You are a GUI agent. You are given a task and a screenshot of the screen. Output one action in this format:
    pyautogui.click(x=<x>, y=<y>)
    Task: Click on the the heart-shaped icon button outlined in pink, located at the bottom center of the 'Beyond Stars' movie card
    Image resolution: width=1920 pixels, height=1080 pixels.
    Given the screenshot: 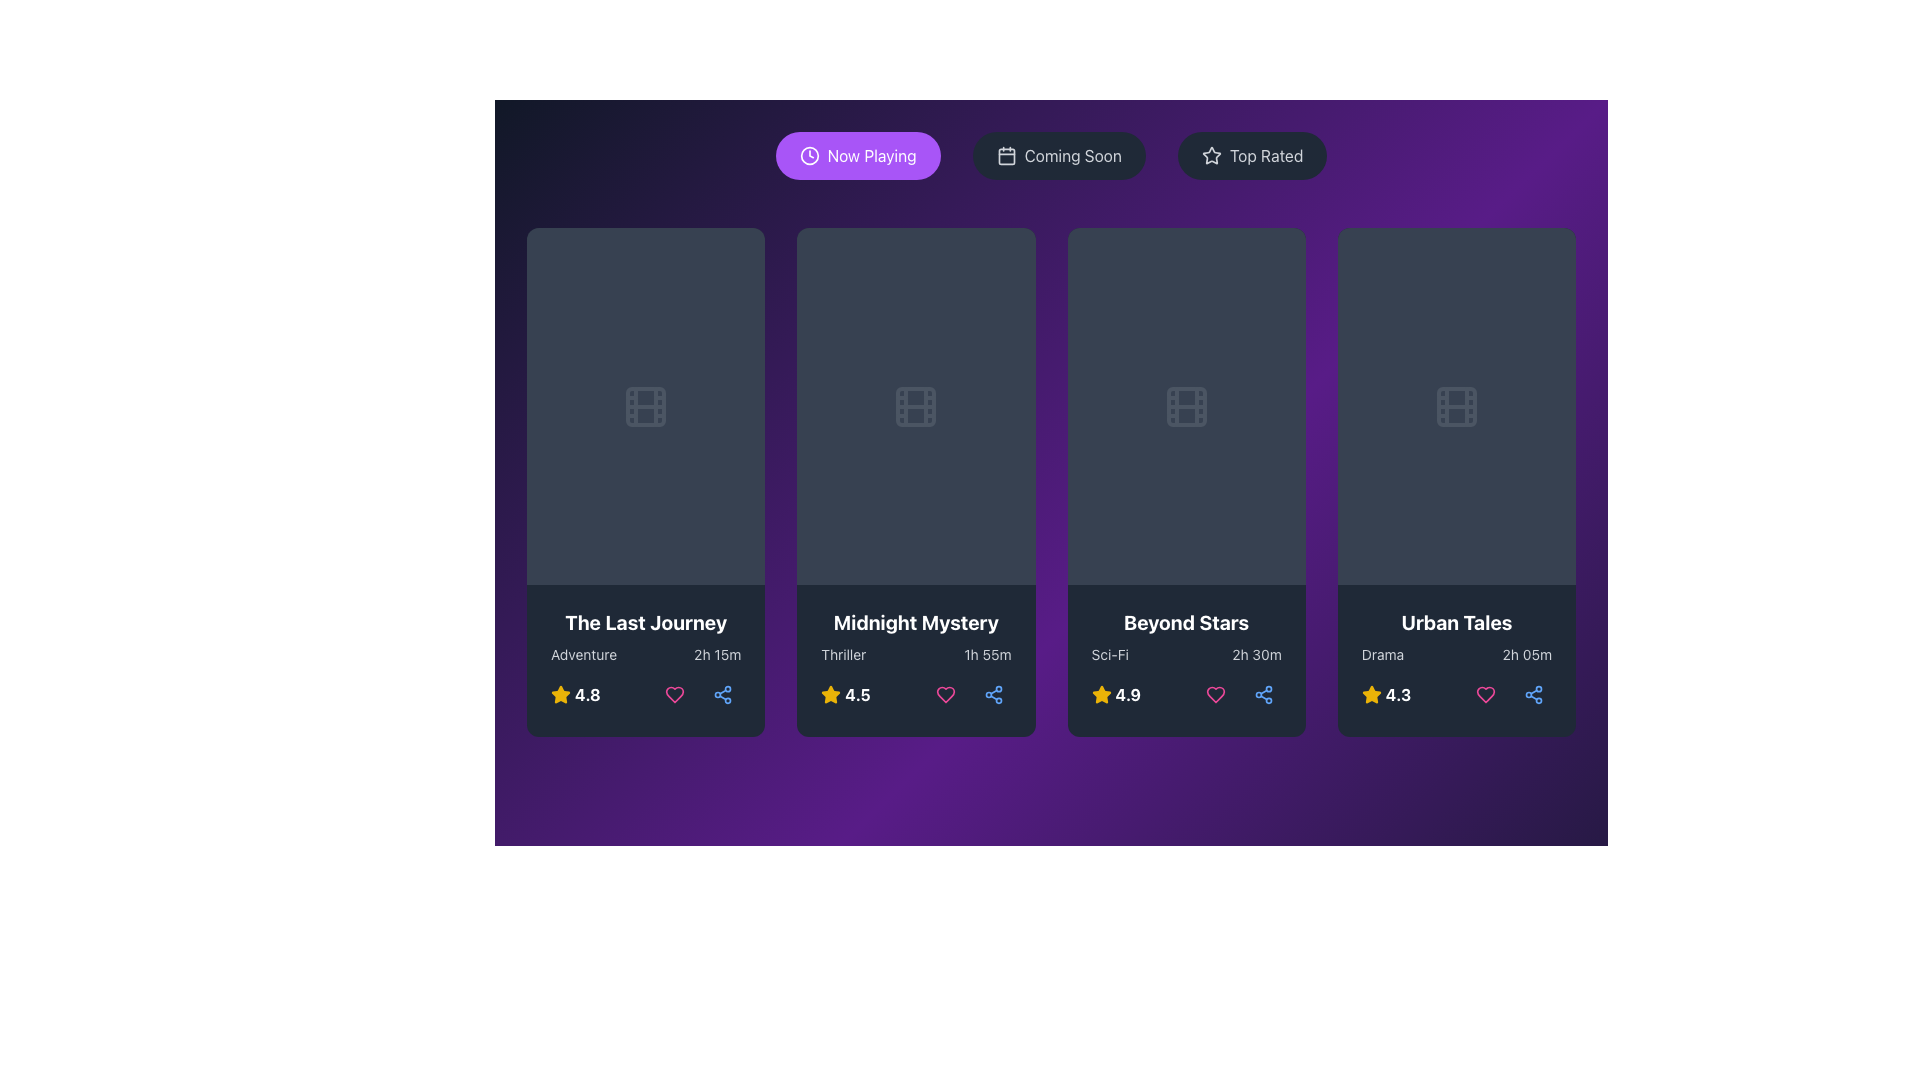 What is the action you would take?
    pyautogui.click(x=1214, y=694)
    